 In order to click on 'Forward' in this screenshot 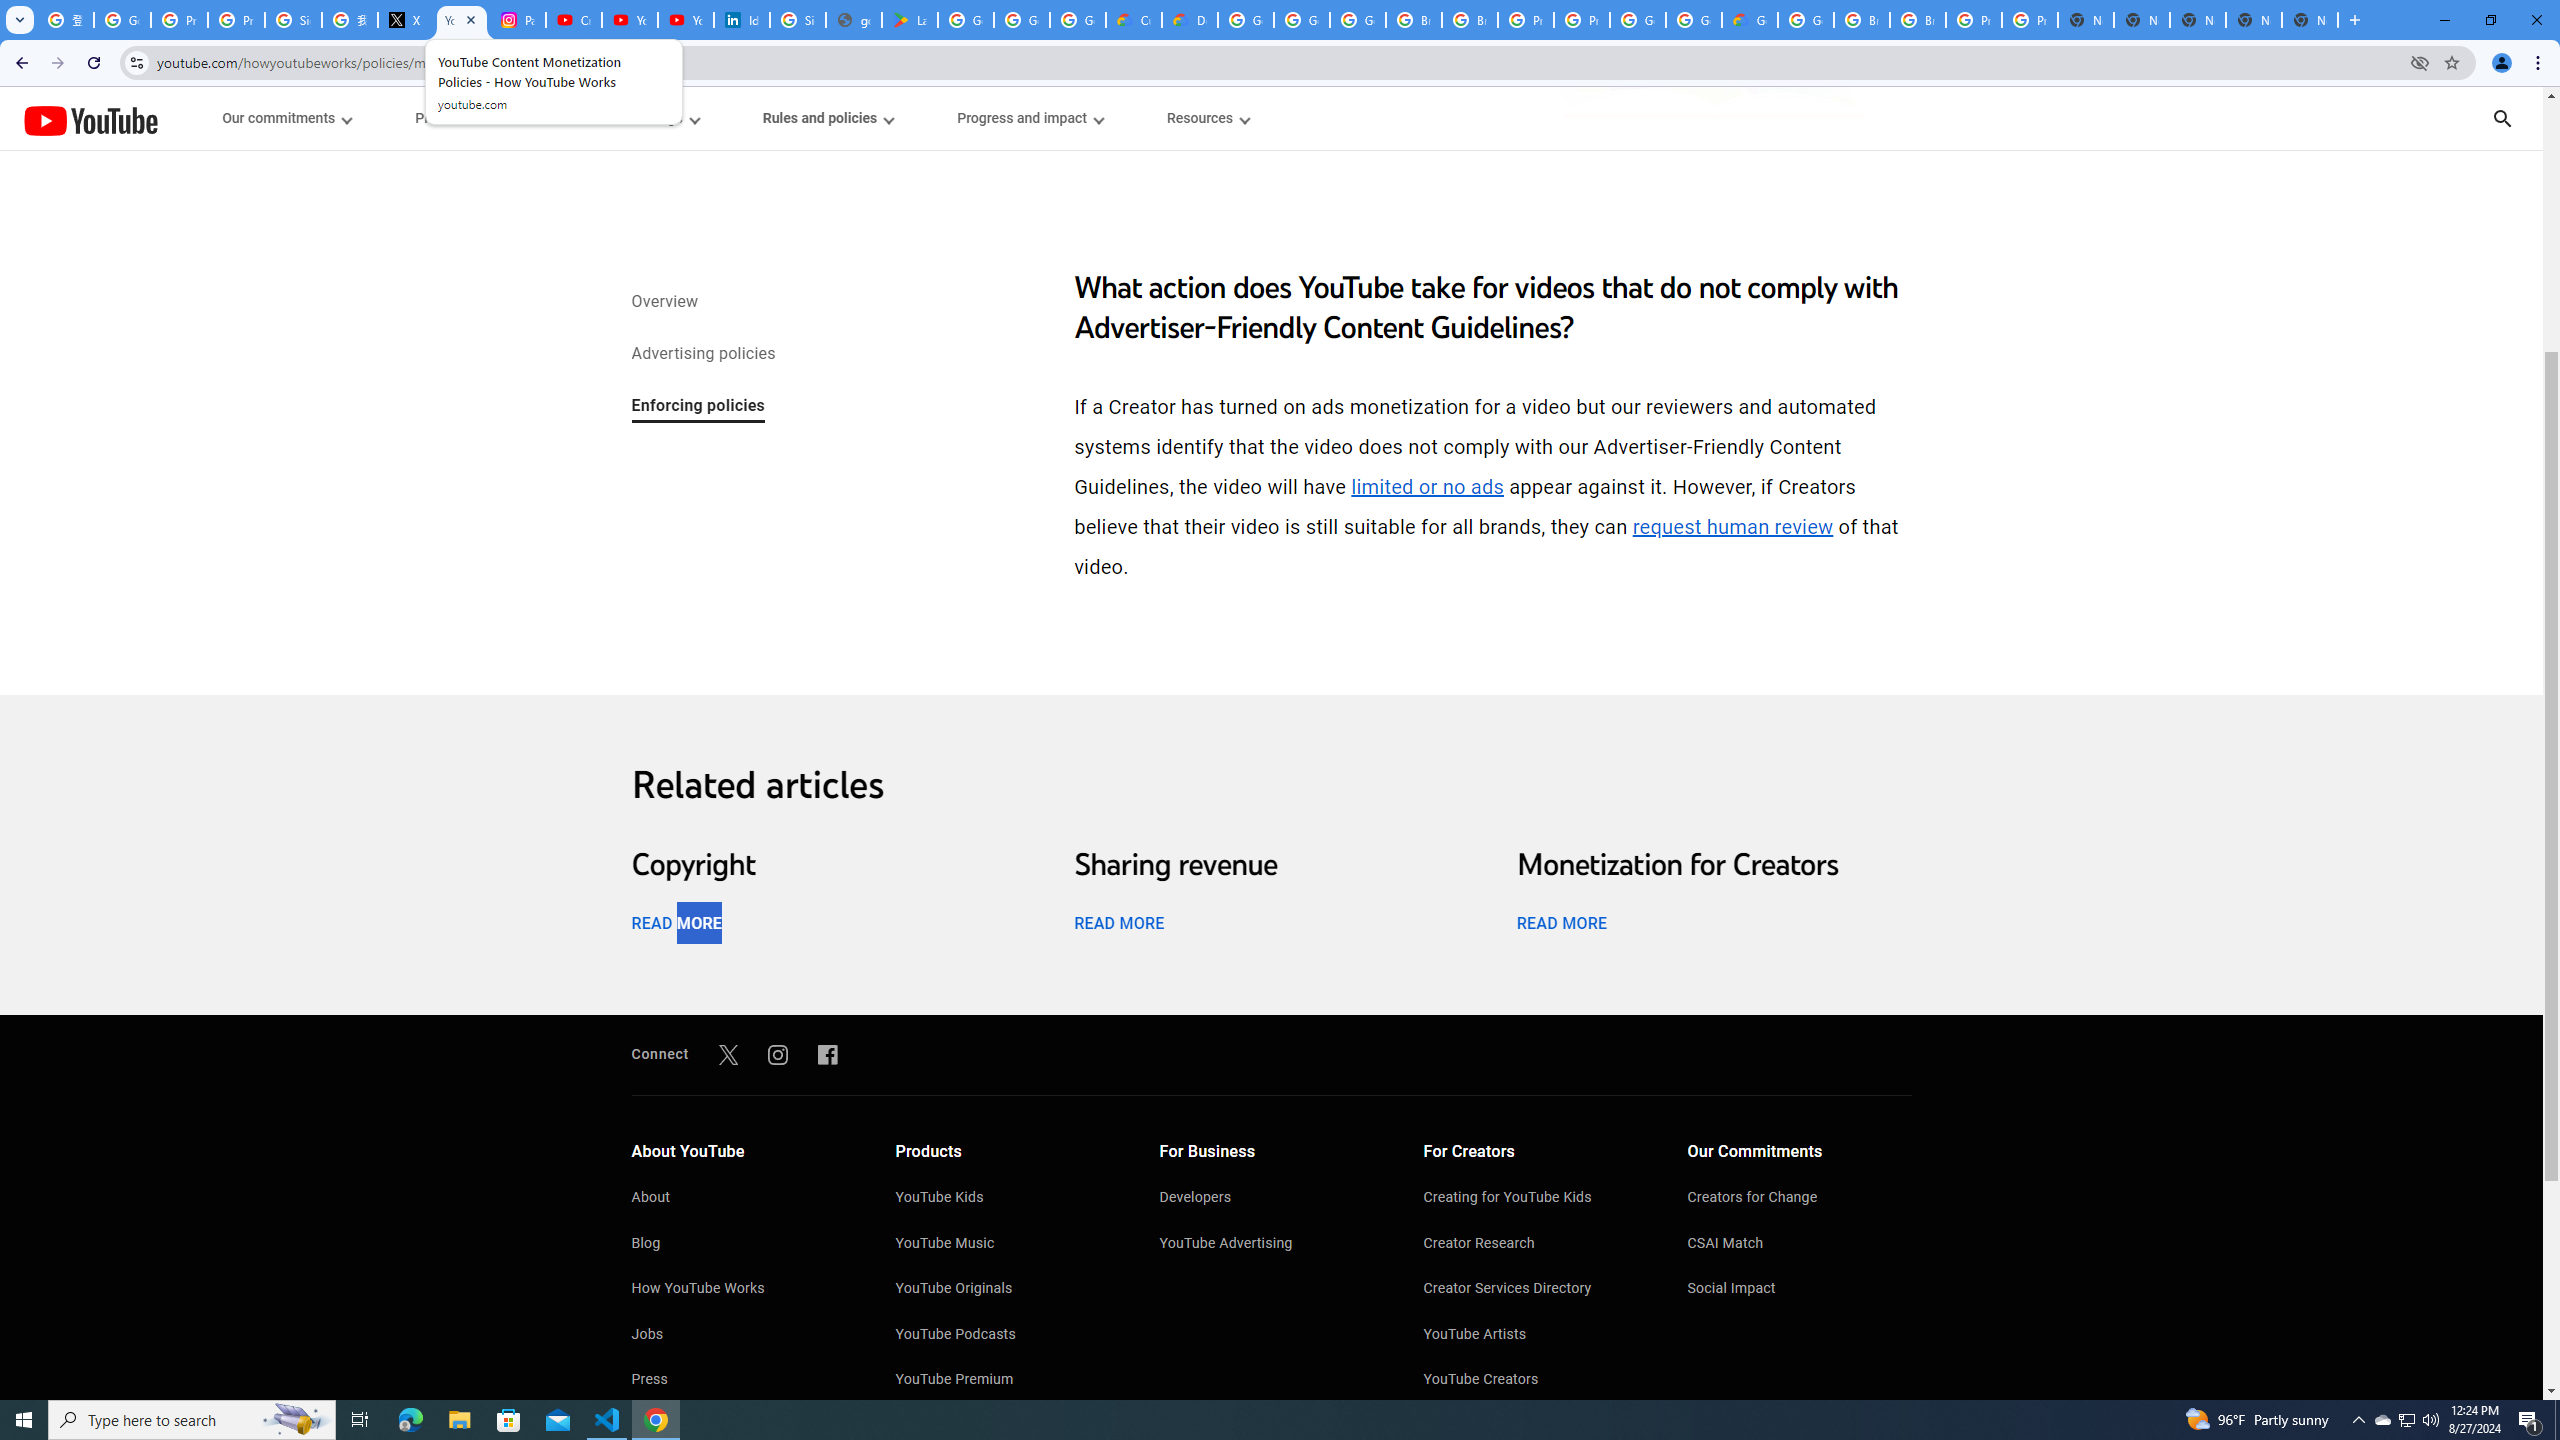, I will do `click(57, 62)`.